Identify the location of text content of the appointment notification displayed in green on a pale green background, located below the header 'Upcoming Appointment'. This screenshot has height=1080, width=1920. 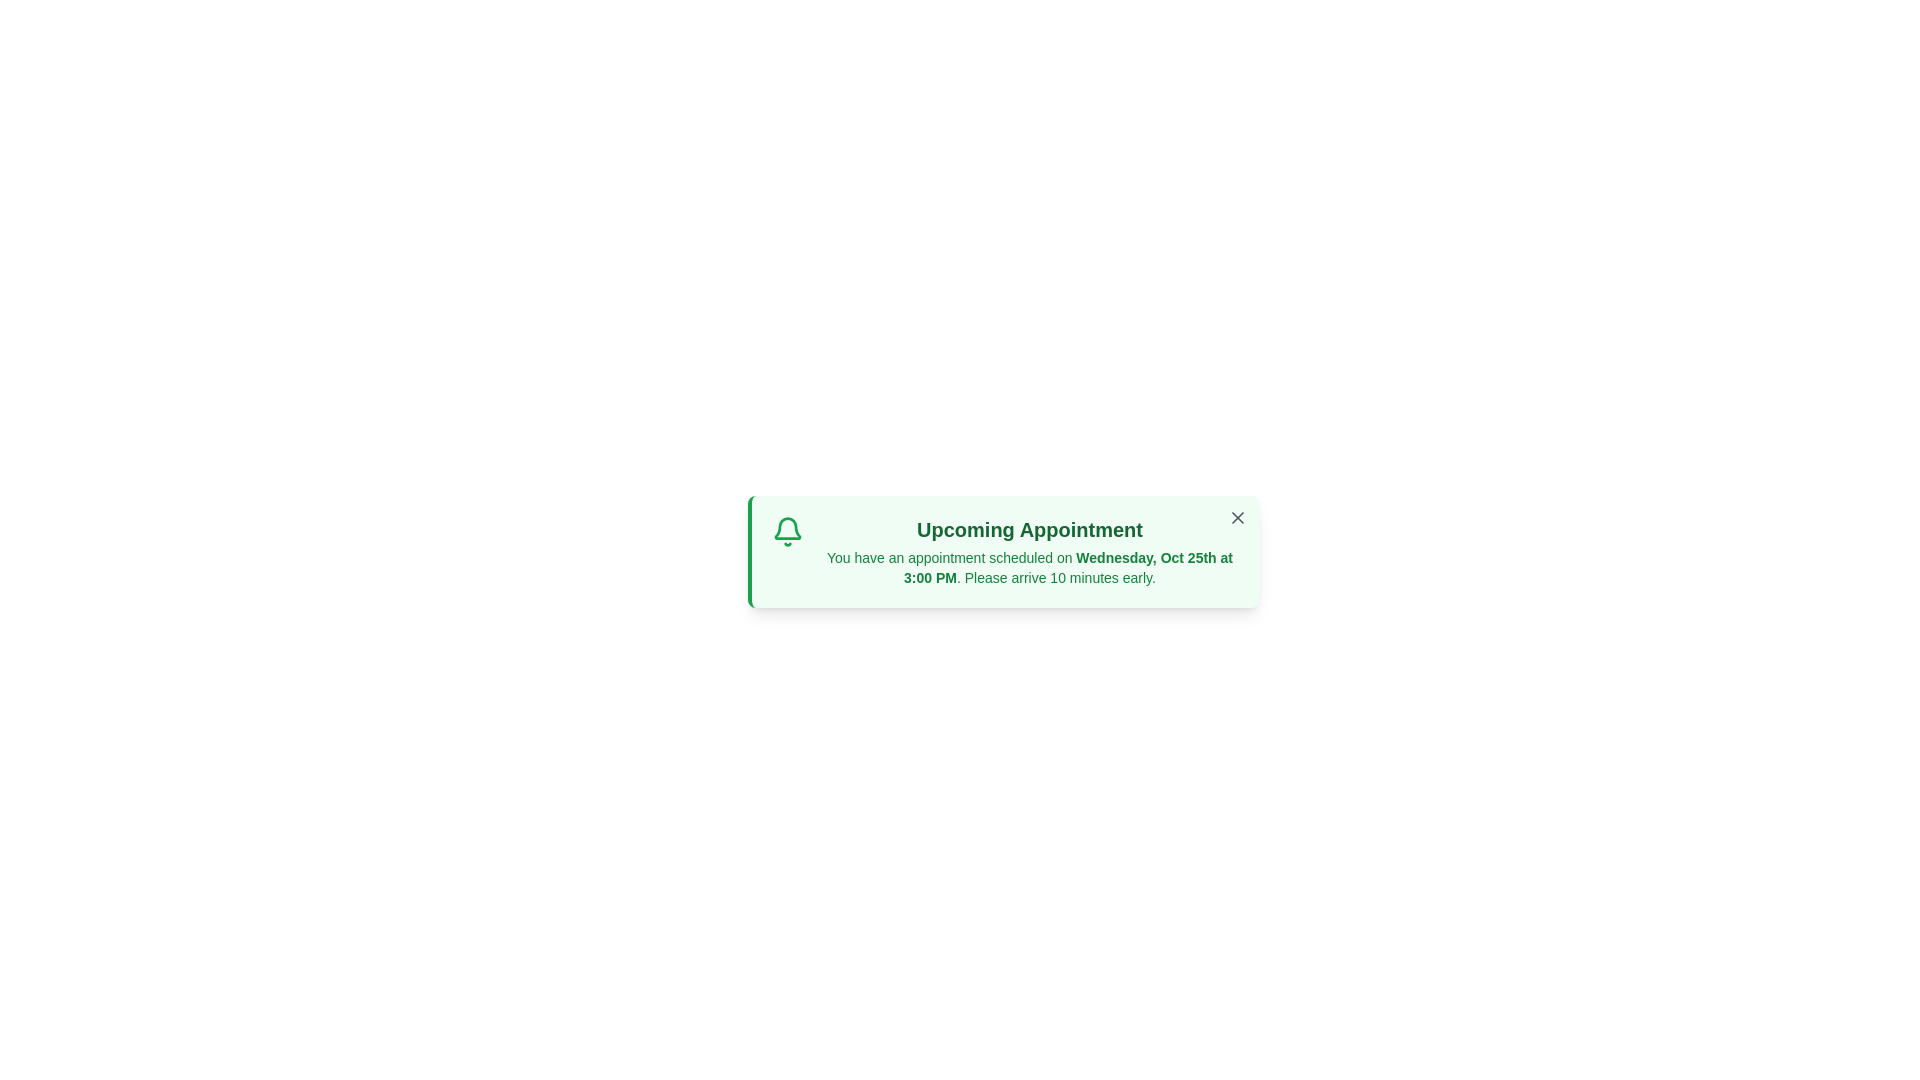
(1030, 567).